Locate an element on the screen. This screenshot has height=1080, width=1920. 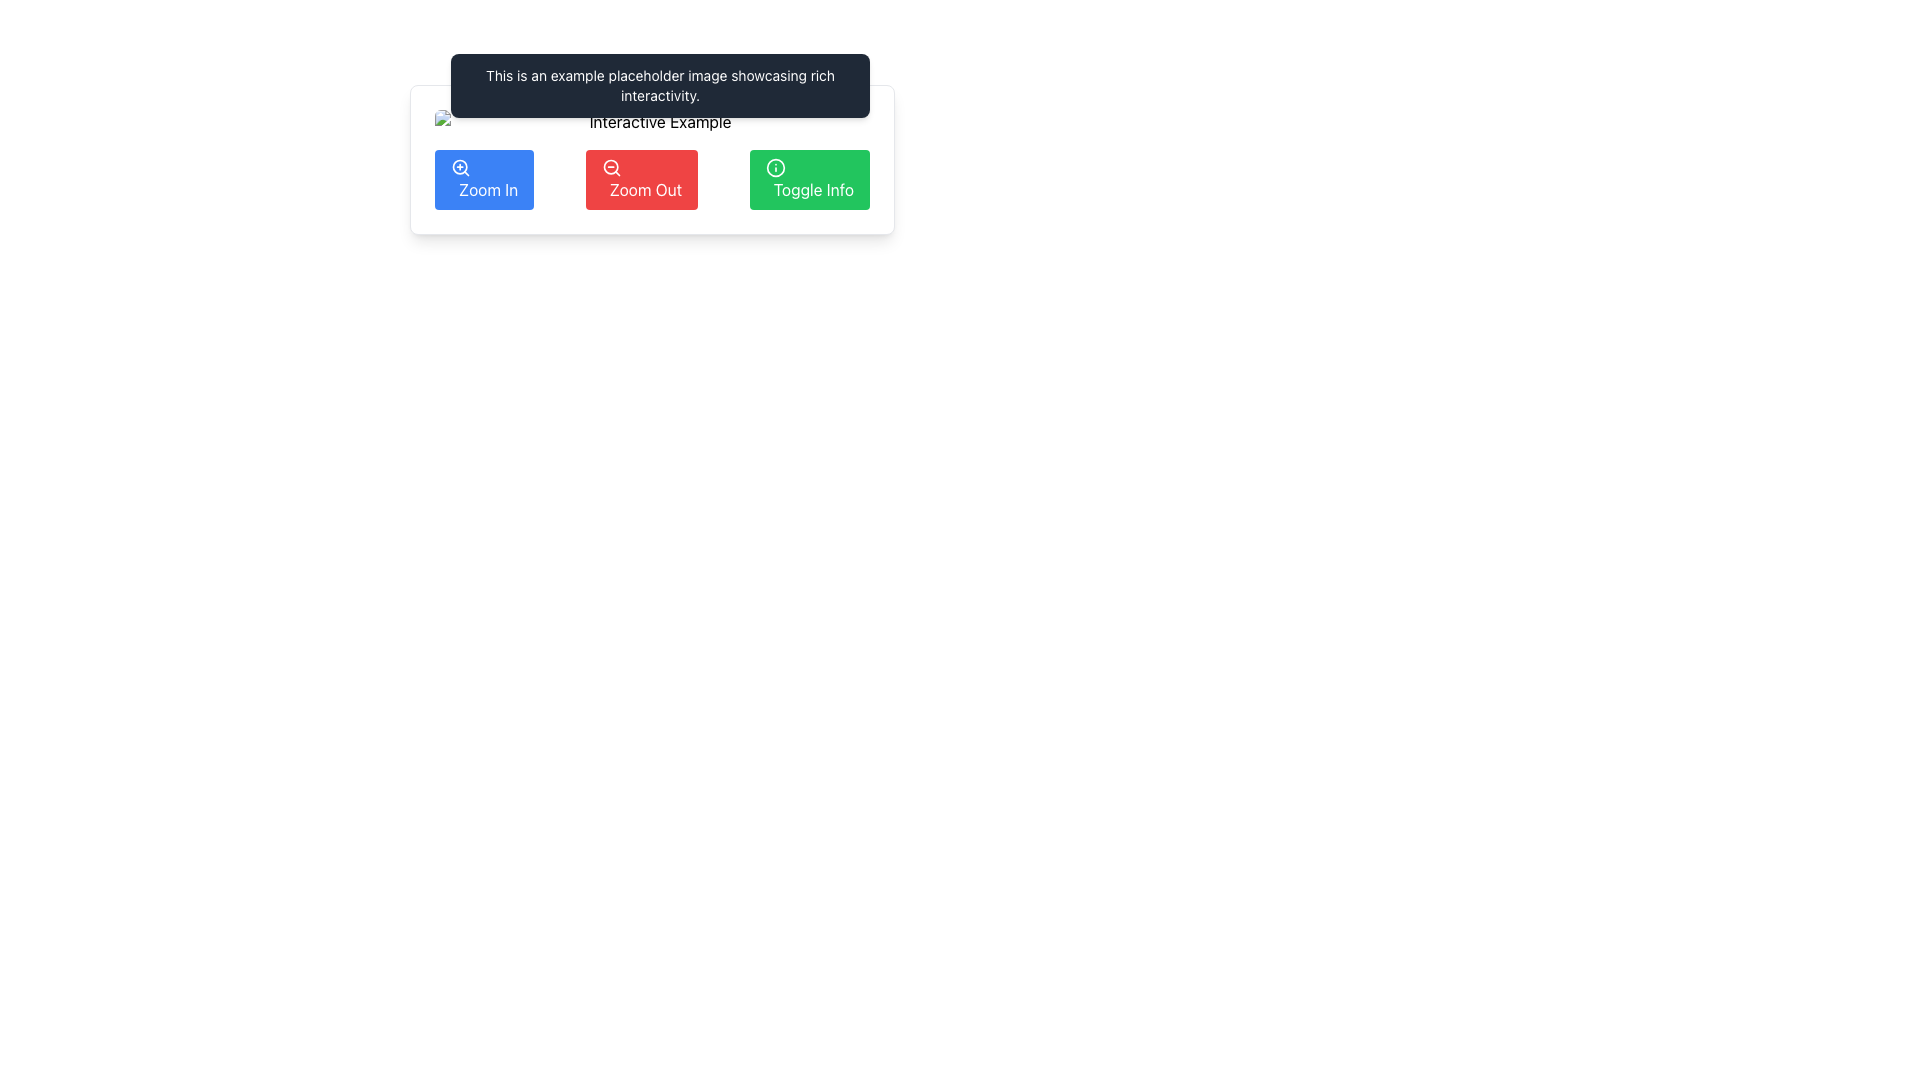
the outlined circular graphical component of the 'Zoom Out' icon located at the center of the control panel is located at coordinates (609, 166).